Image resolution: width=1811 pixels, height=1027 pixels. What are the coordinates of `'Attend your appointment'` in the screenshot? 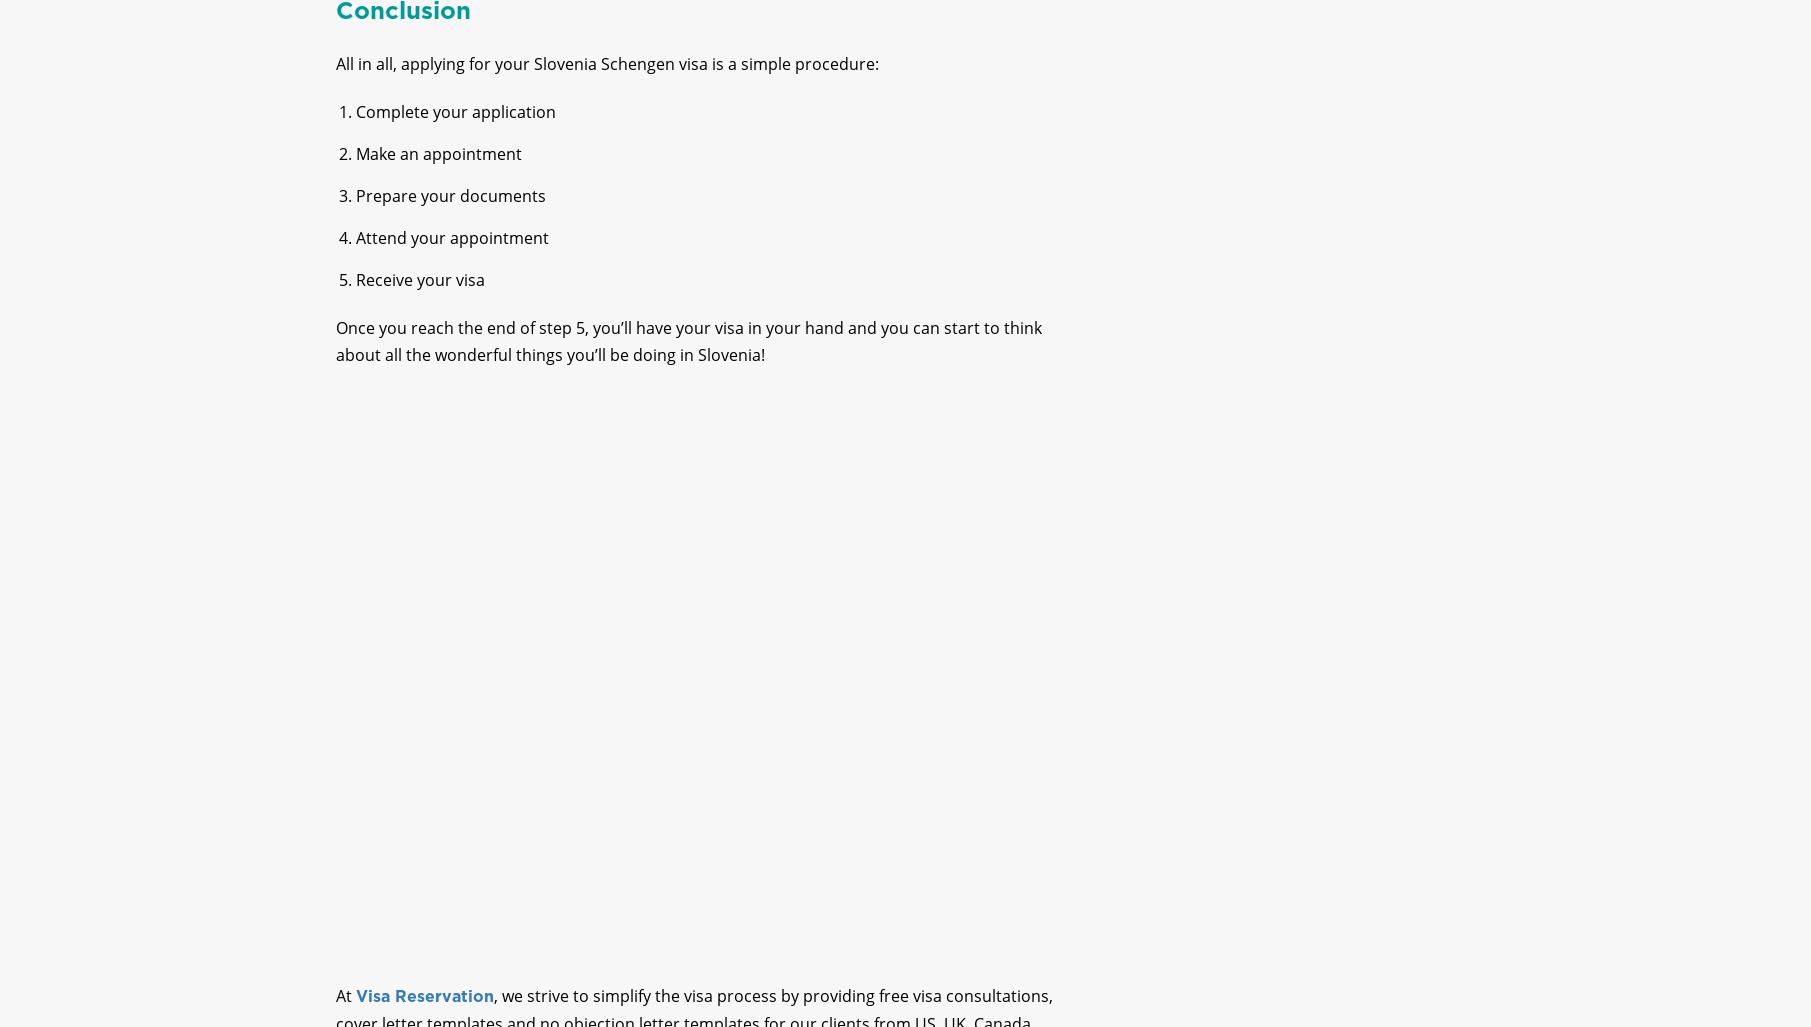 It's located at (451, 255).